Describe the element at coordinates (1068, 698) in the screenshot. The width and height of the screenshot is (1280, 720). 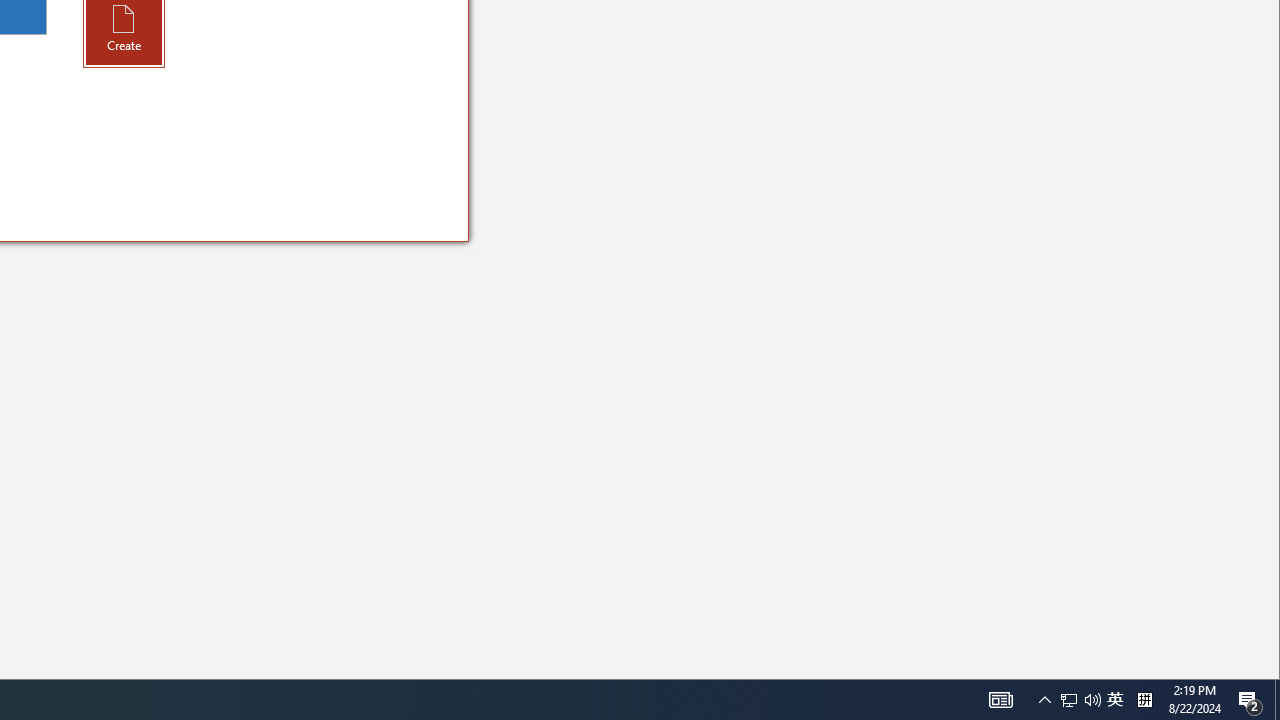
I see `'Q2790: 100%'` at that location.